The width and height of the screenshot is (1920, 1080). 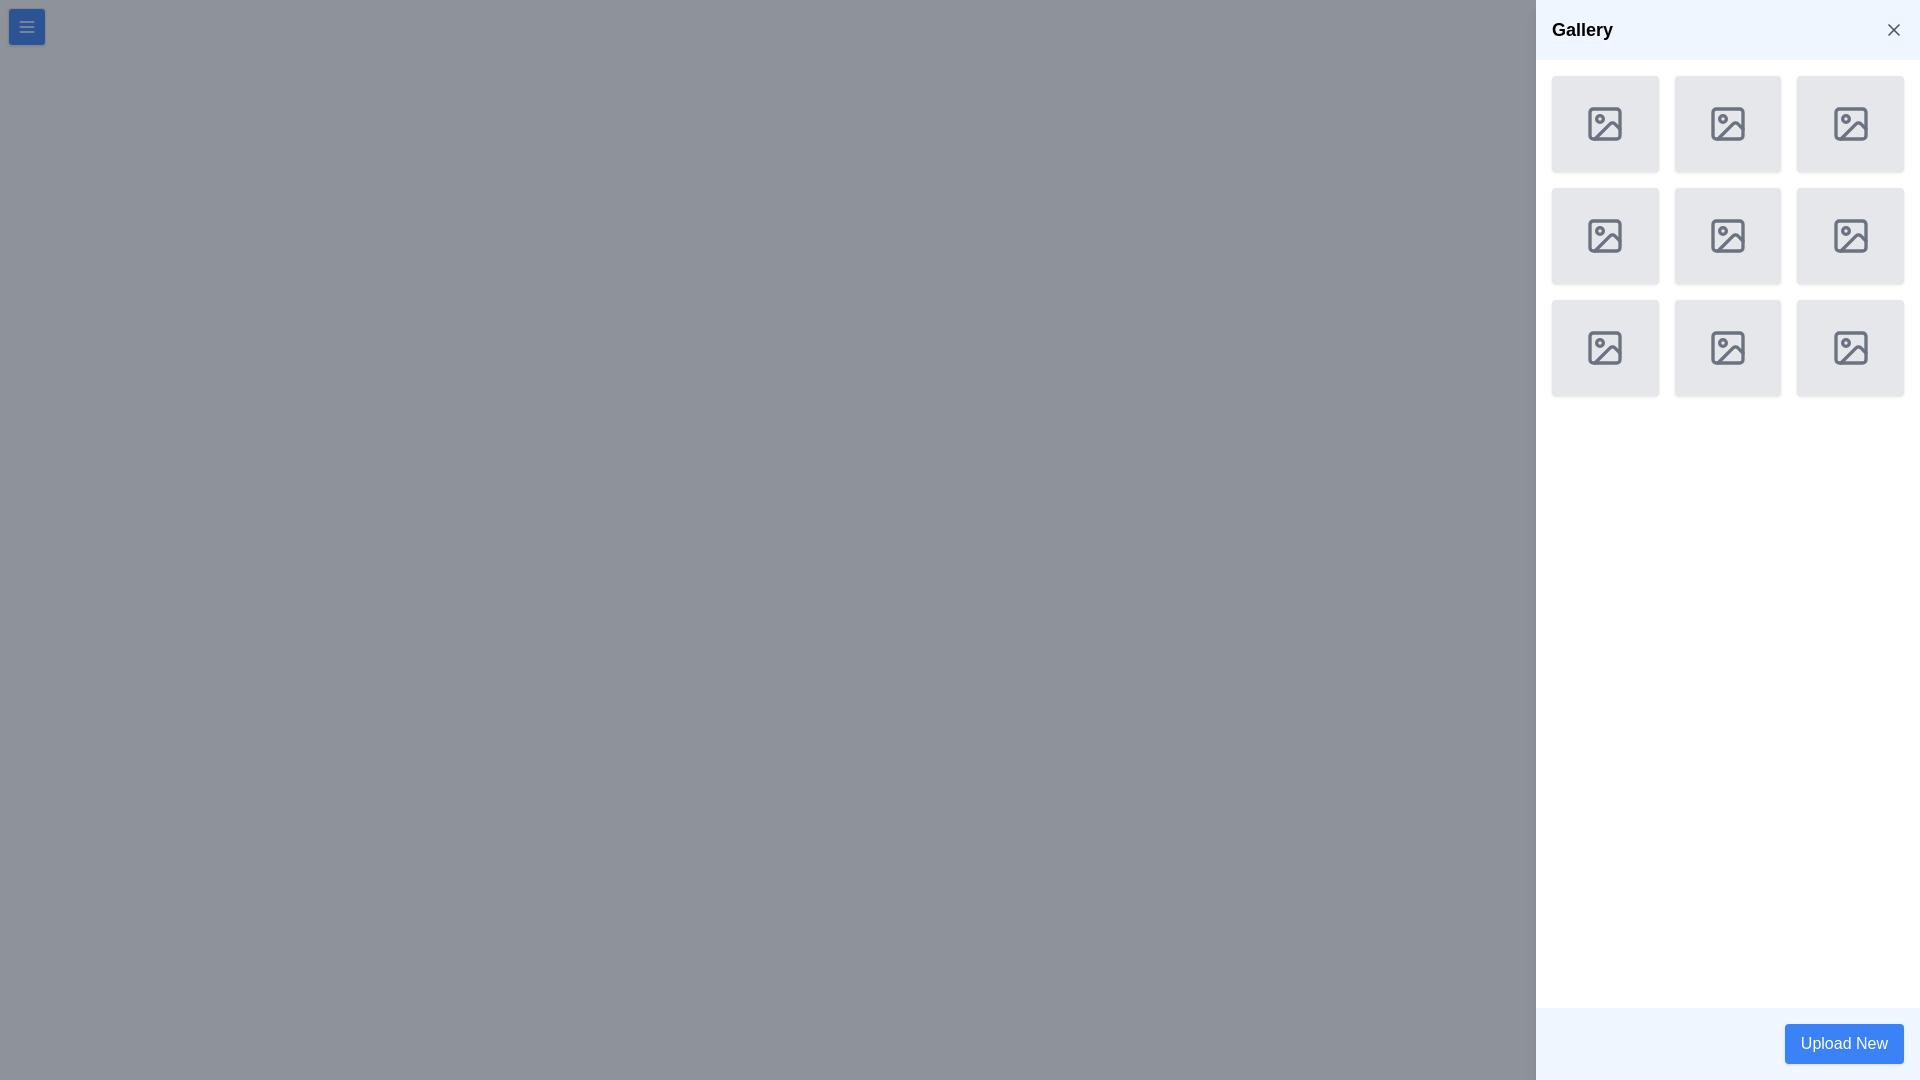 What do you see at coordinates (1849, 123) in the screenshot?
I see `the image placeholder located in the top right corner of the gallery interface` at bounding box center [1849, 123].